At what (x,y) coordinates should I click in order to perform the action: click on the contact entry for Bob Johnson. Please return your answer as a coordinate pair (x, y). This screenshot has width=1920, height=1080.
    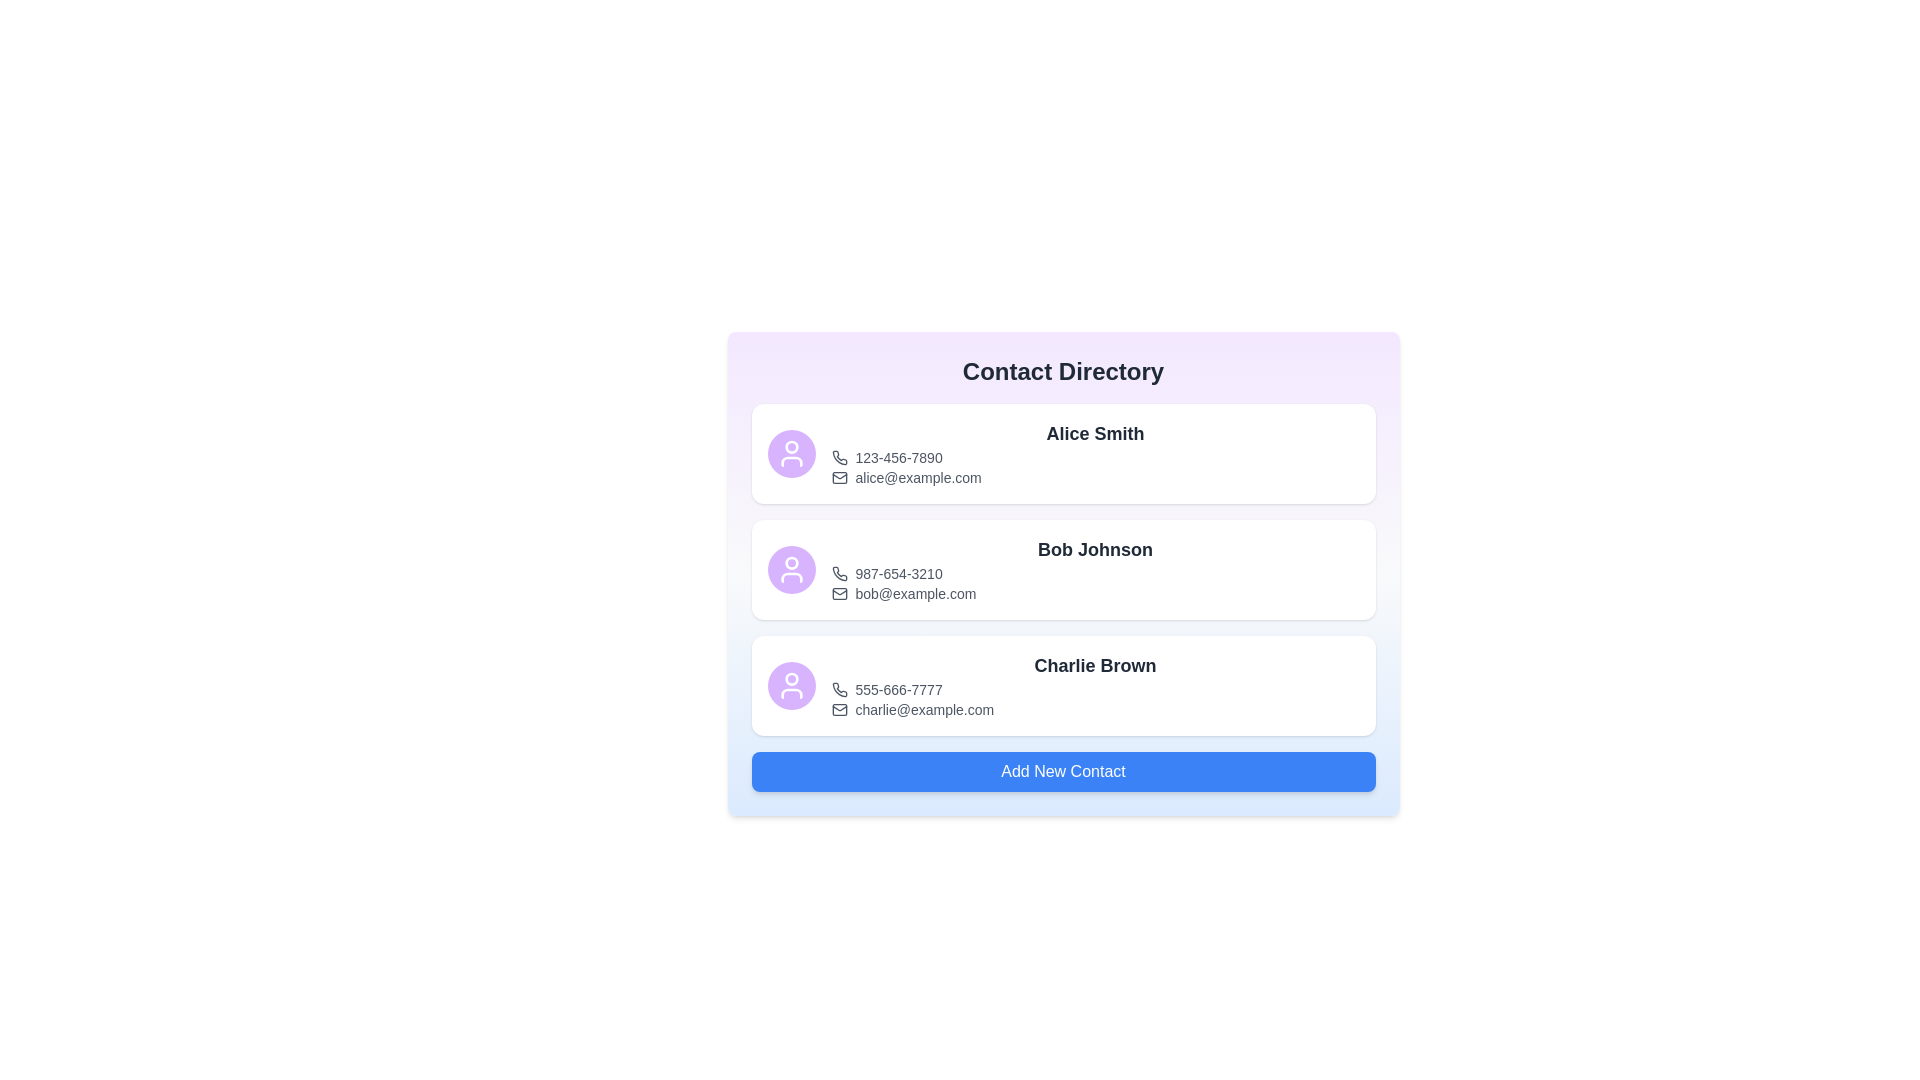
    Looking at the image, I should click on (1062, 570).